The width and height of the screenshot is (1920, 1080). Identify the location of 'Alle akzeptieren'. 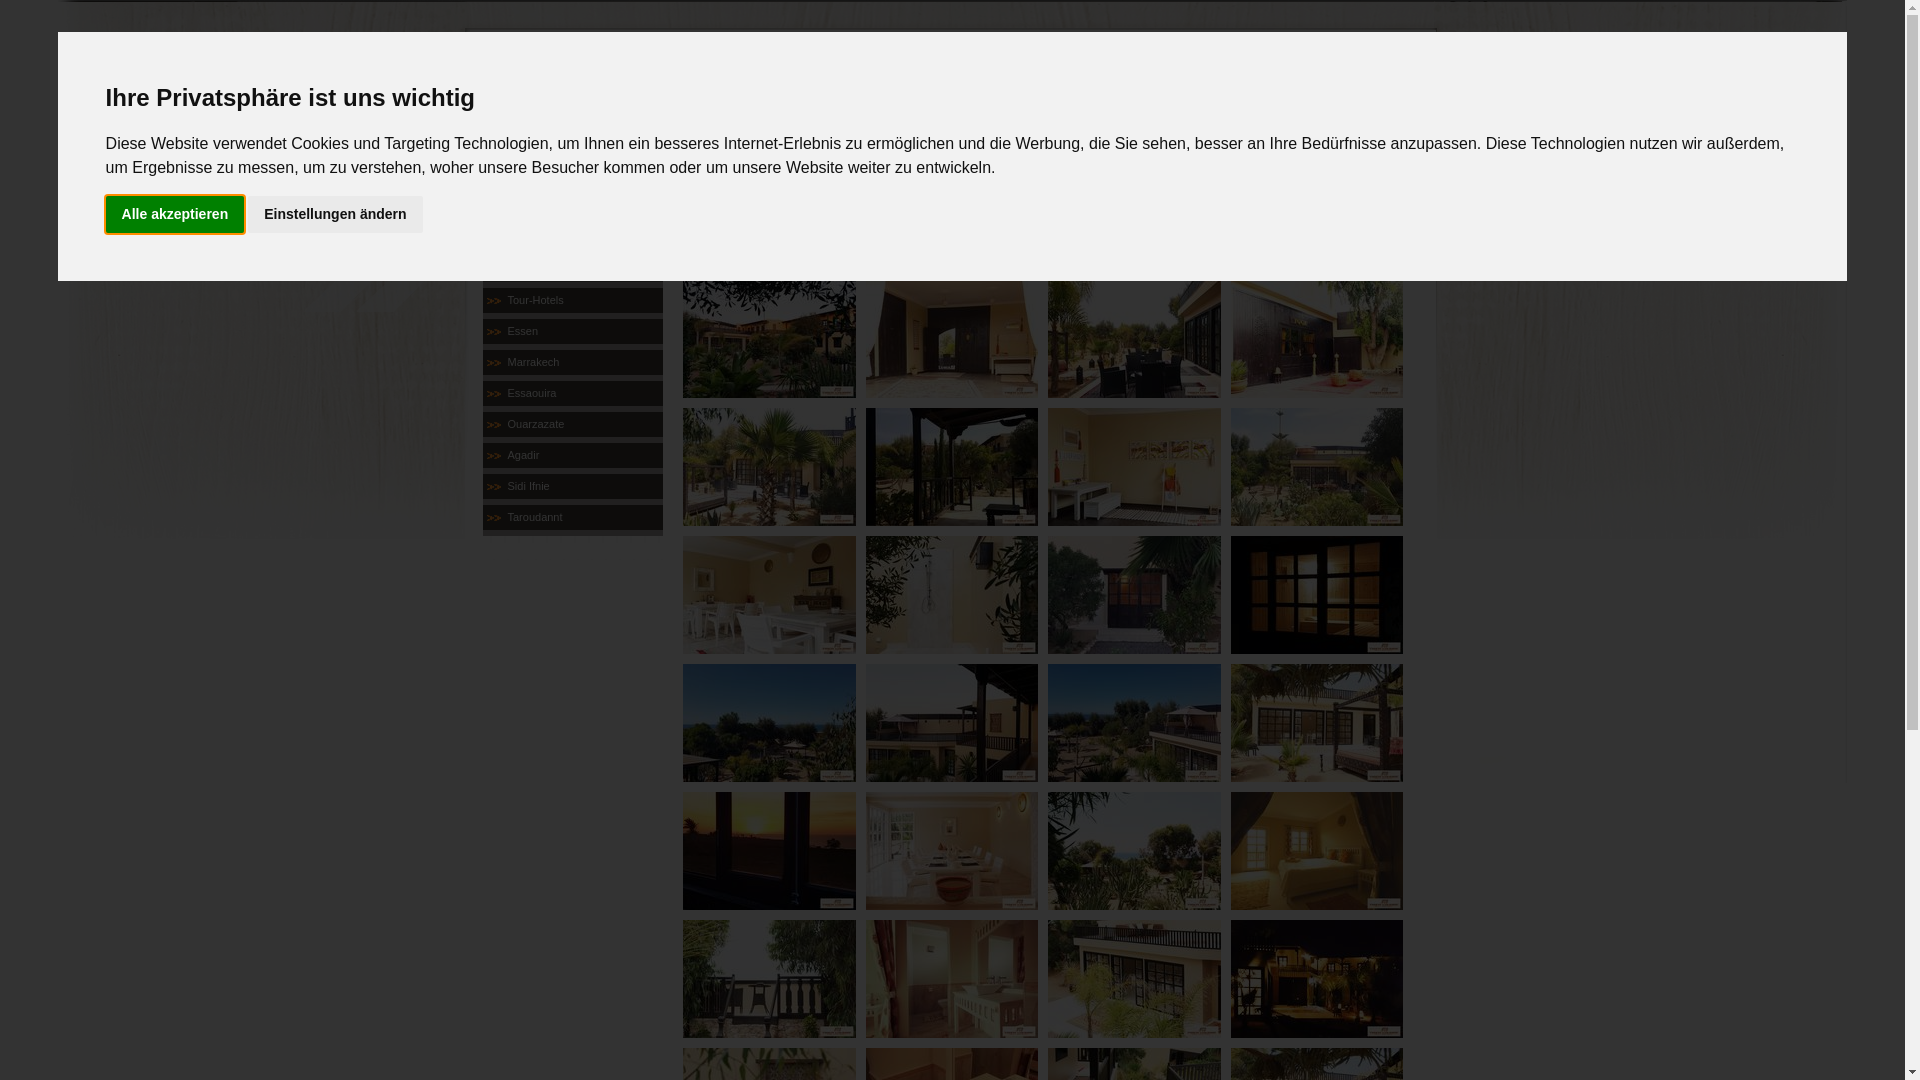
(175, 214).